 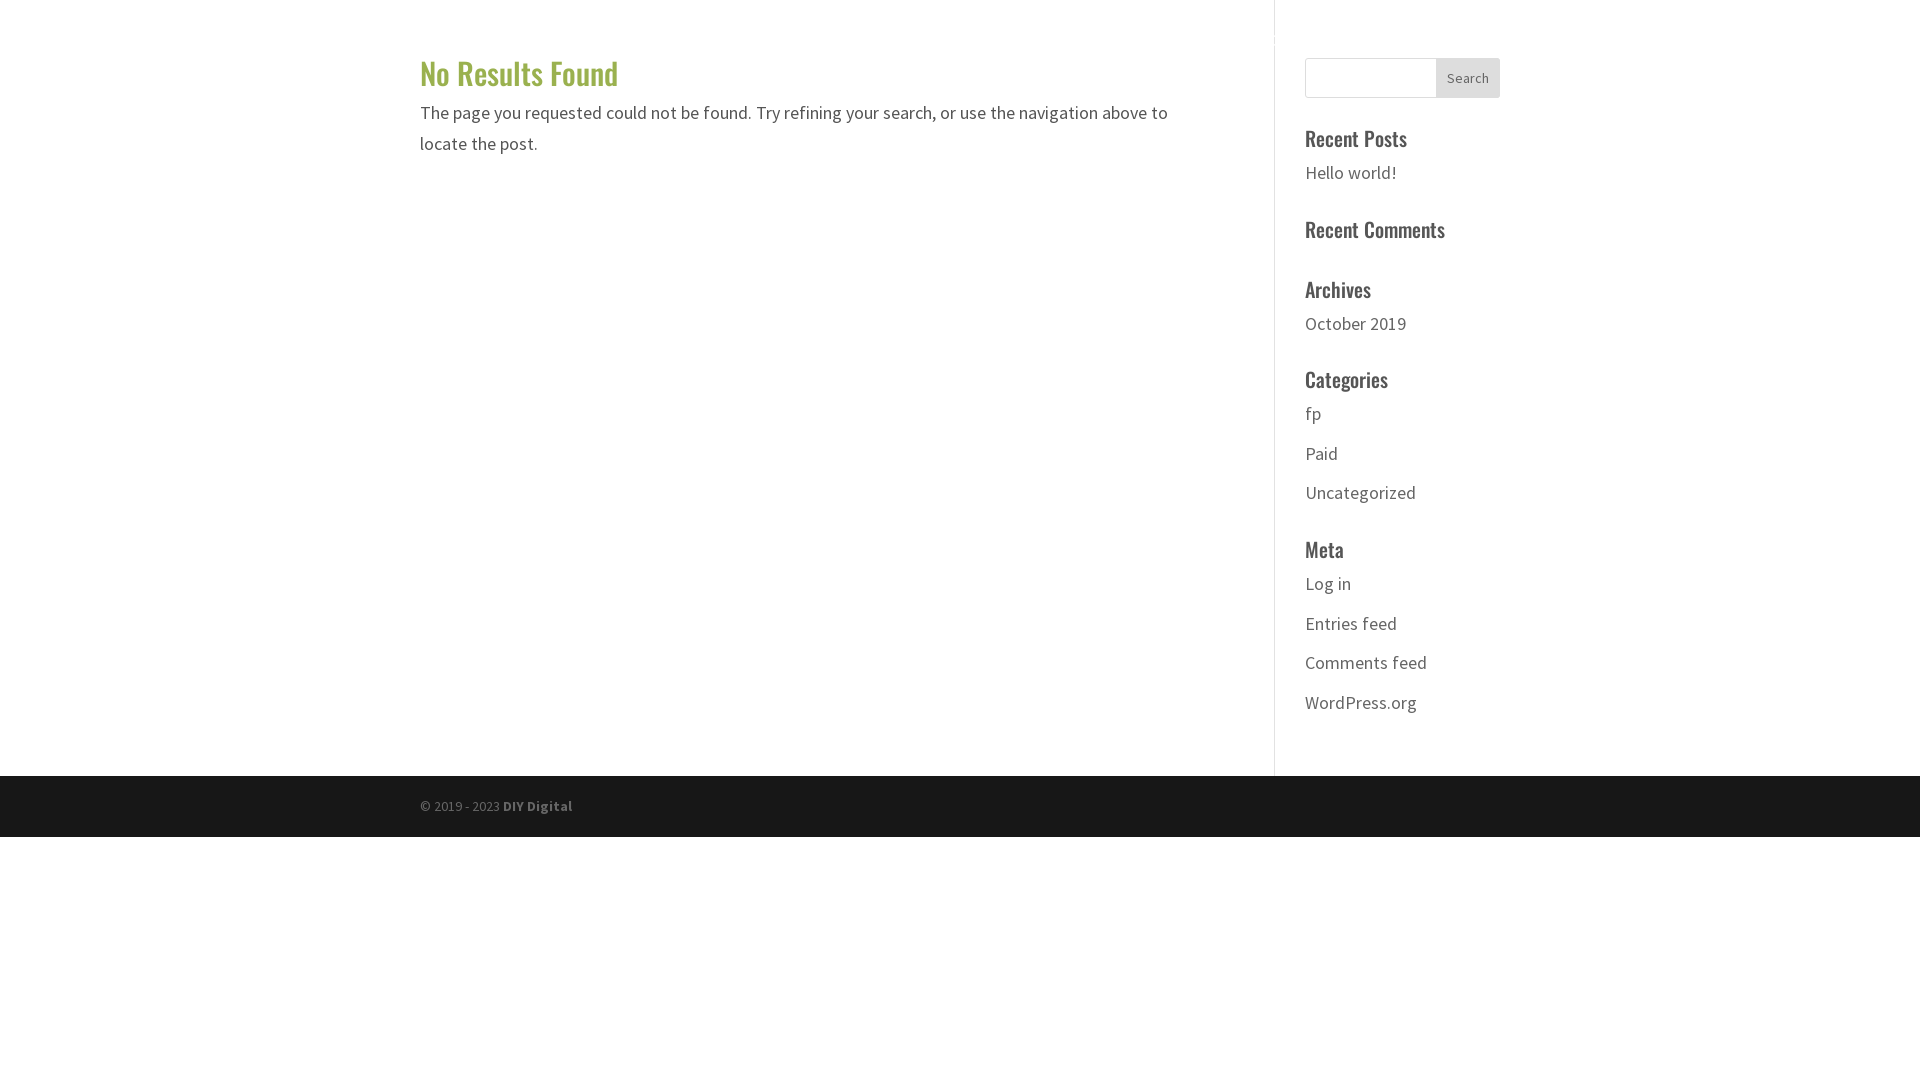 What do you see at coordinates (1365, 662) in the screenshot?
I see `'Comments feed'` at bounding box center [1365, 662].